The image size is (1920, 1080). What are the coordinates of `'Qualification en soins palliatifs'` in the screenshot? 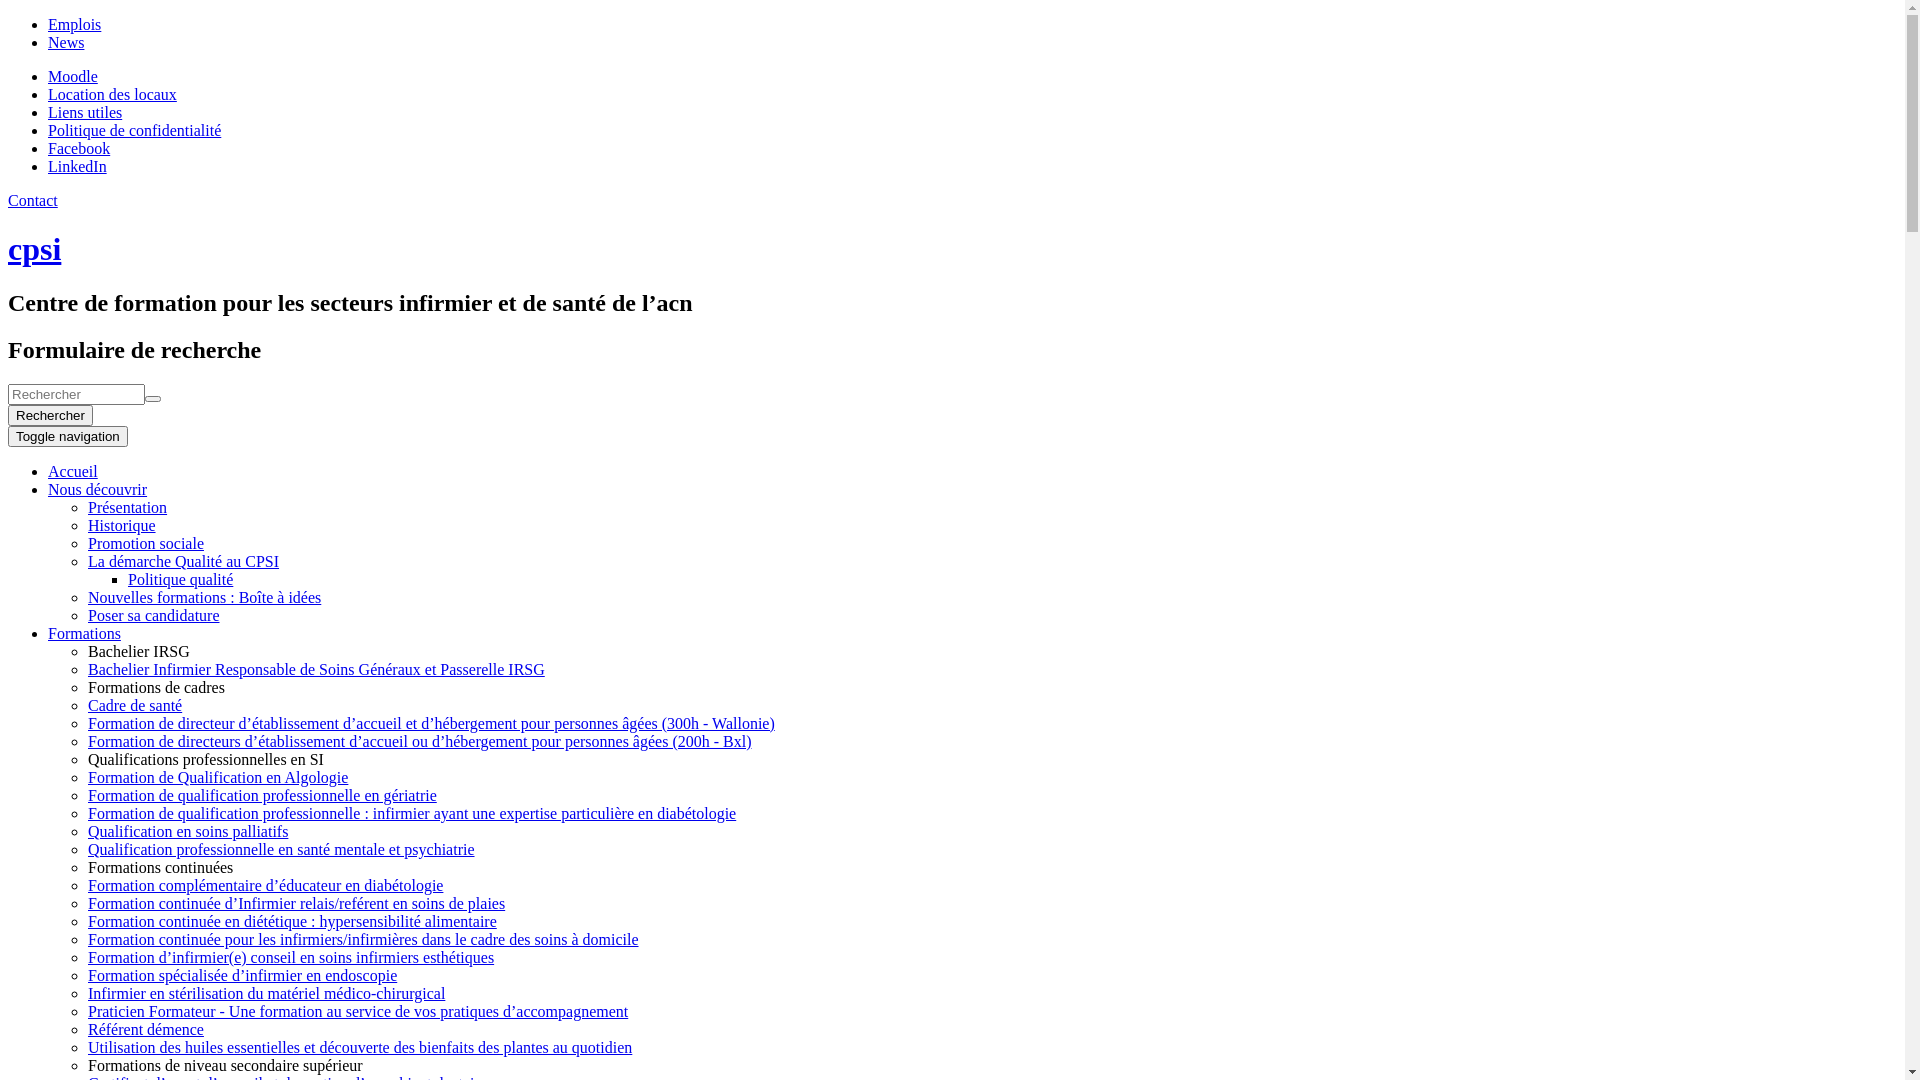 It's located at (187, 831).